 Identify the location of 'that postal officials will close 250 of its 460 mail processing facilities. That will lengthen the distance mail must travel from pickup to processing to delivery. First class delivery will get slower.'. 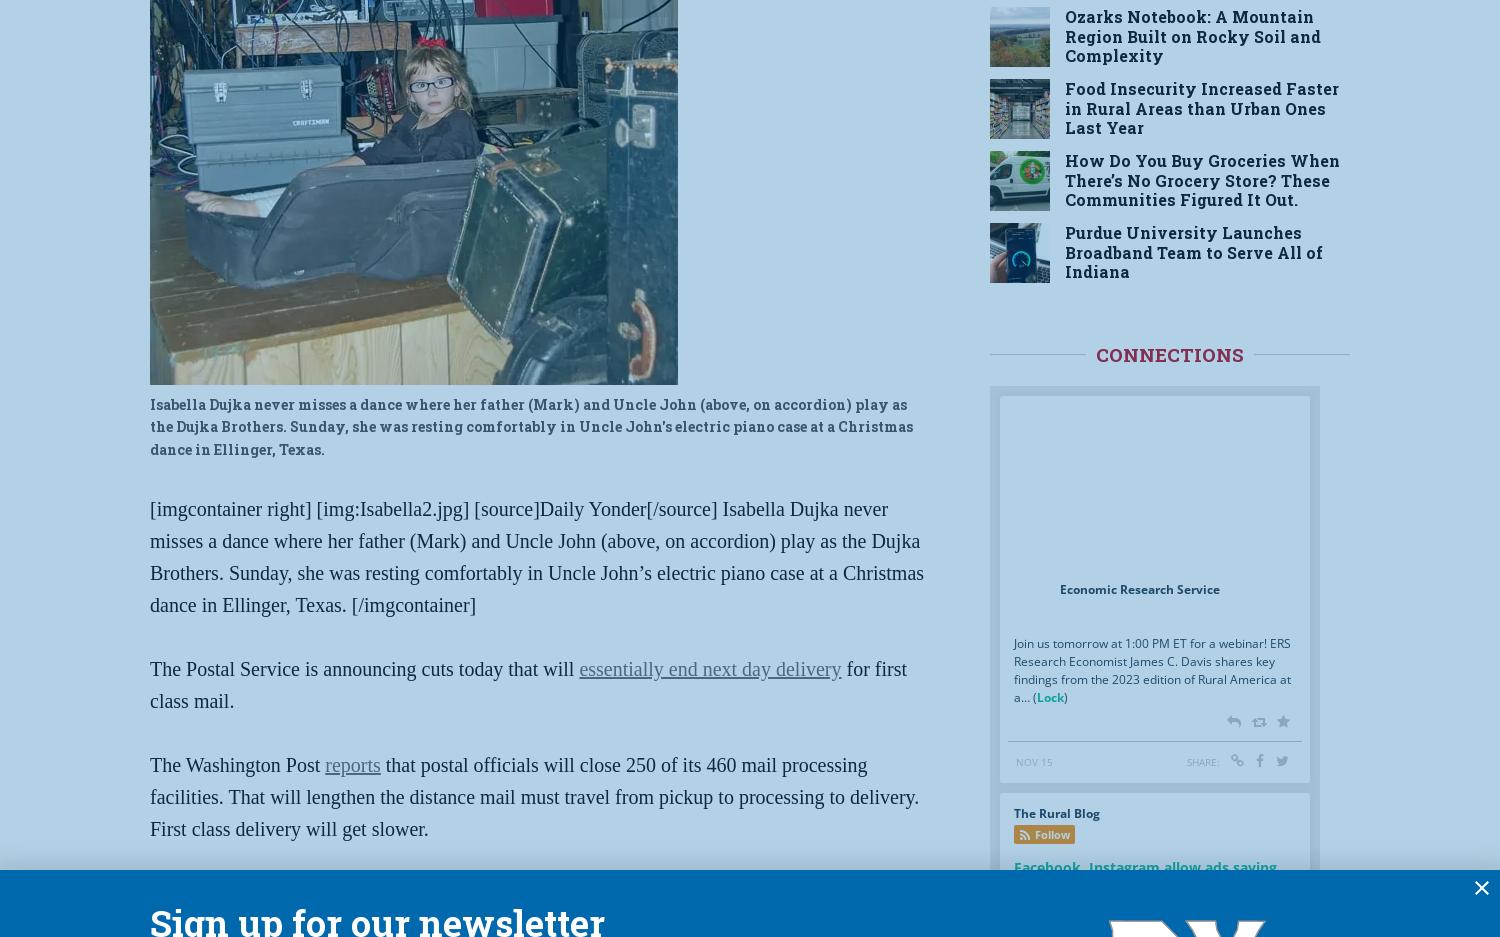
(534, 794).